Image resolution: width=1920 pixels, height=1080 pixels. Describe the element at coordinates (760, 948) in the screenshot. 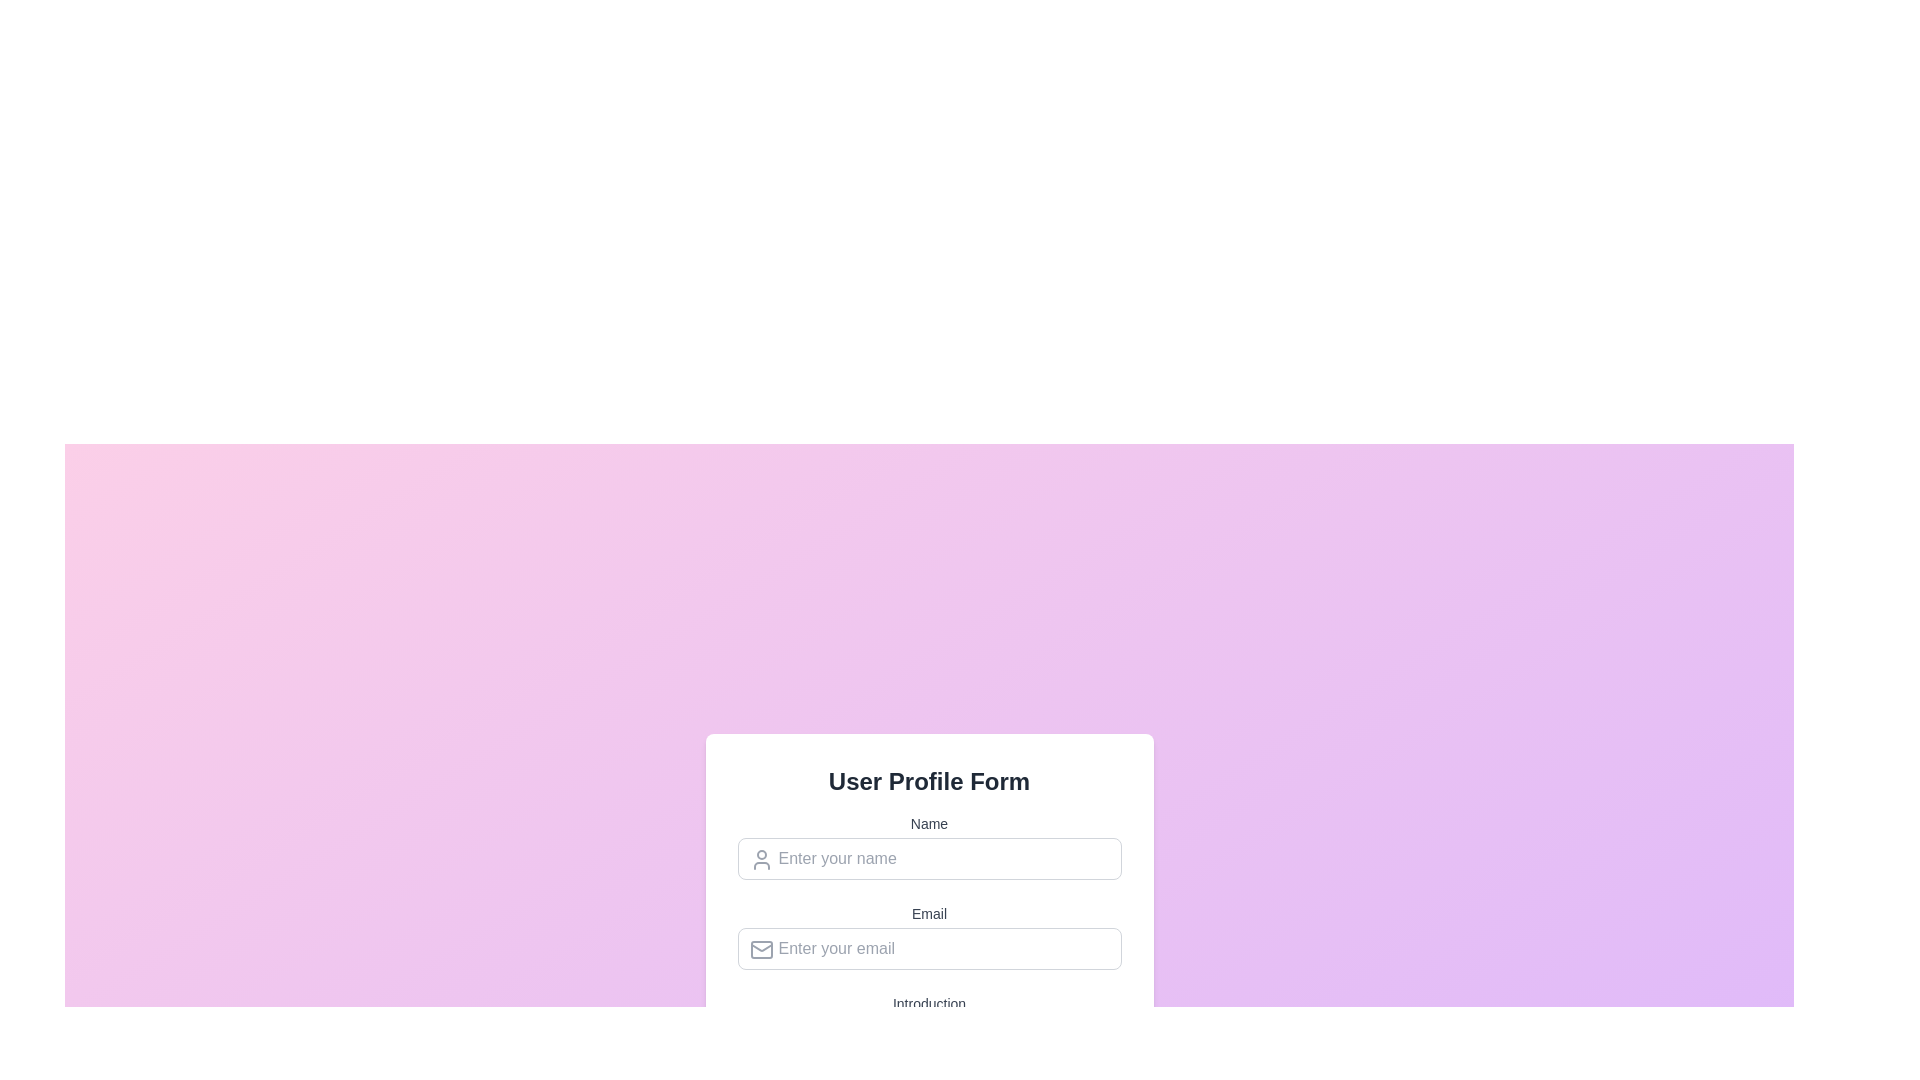

I see `email envelope icon, which is a rectangle with rounded corners, located near the top-left corner of the user profile form input field` at that location.